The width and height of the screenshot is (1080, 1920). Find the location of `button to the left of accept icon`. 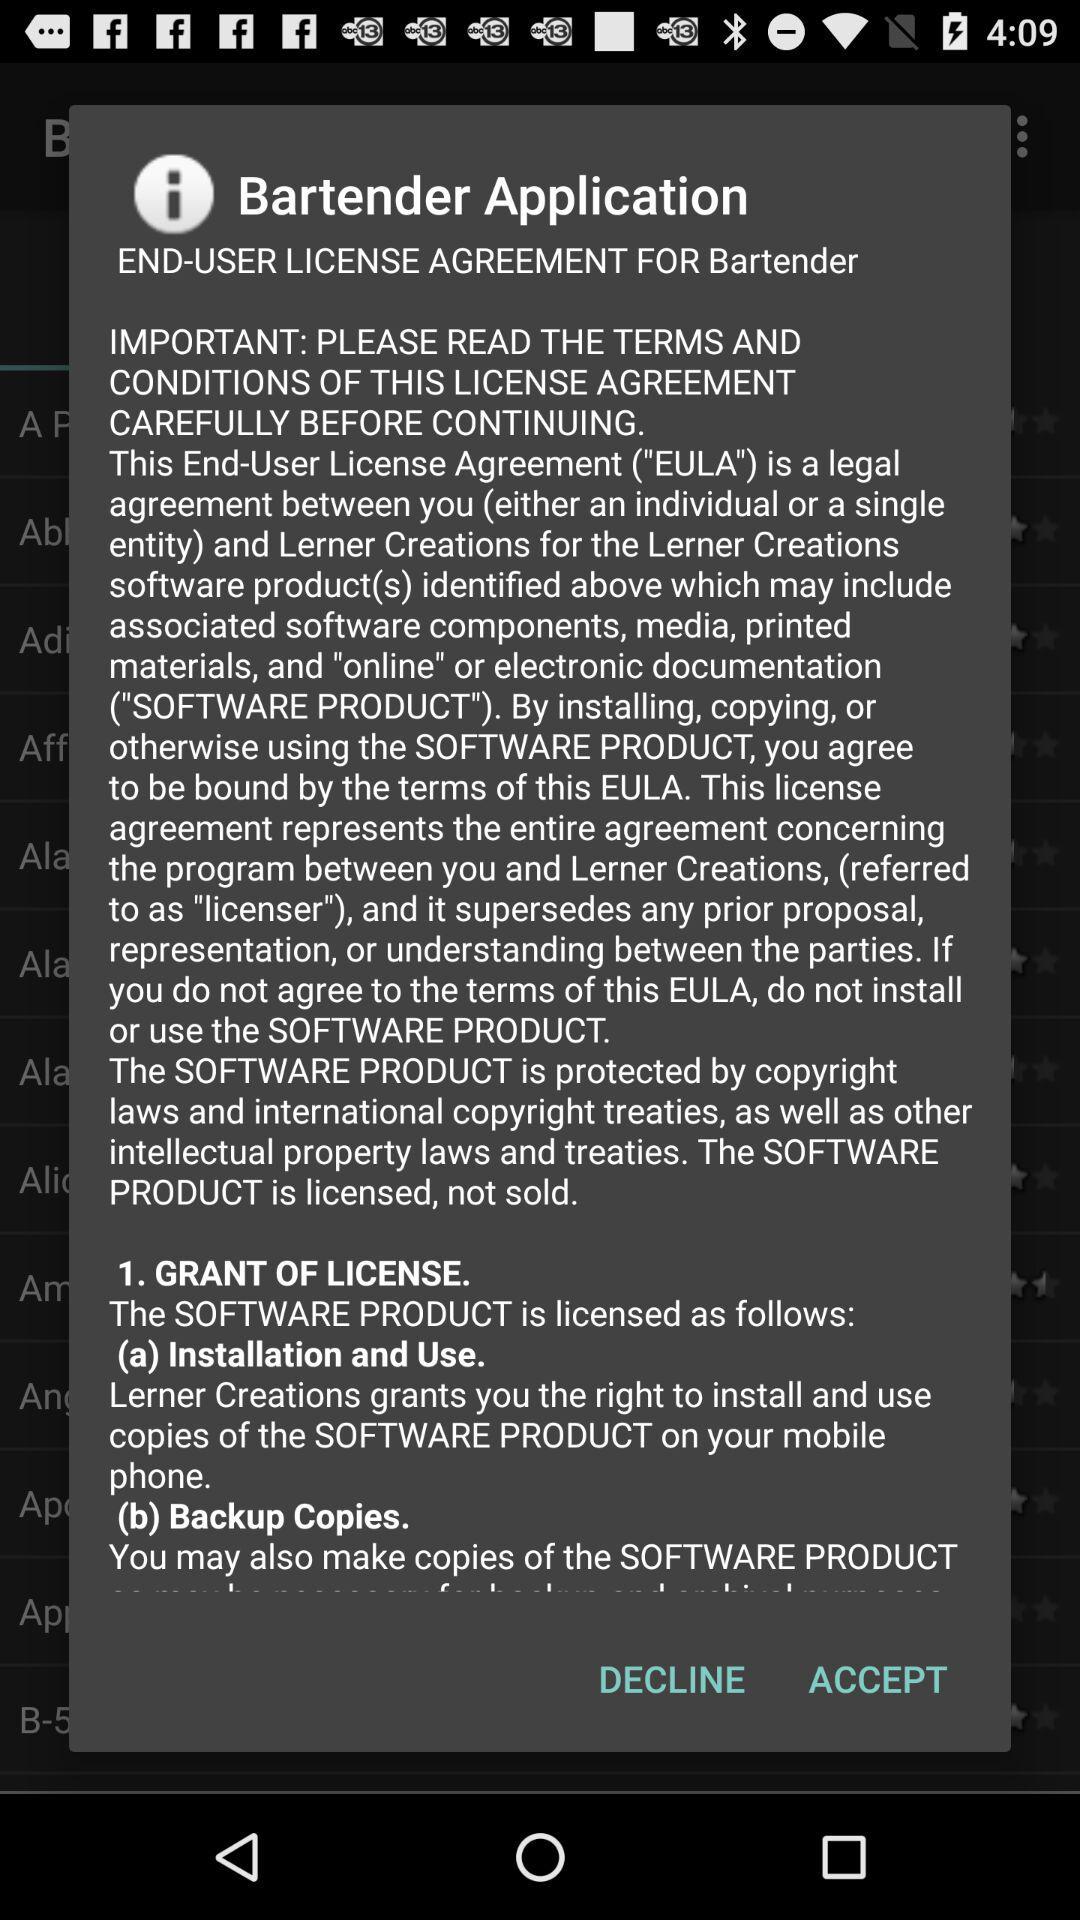

button to the left of accept icon is located at coordinates (671, 1678).